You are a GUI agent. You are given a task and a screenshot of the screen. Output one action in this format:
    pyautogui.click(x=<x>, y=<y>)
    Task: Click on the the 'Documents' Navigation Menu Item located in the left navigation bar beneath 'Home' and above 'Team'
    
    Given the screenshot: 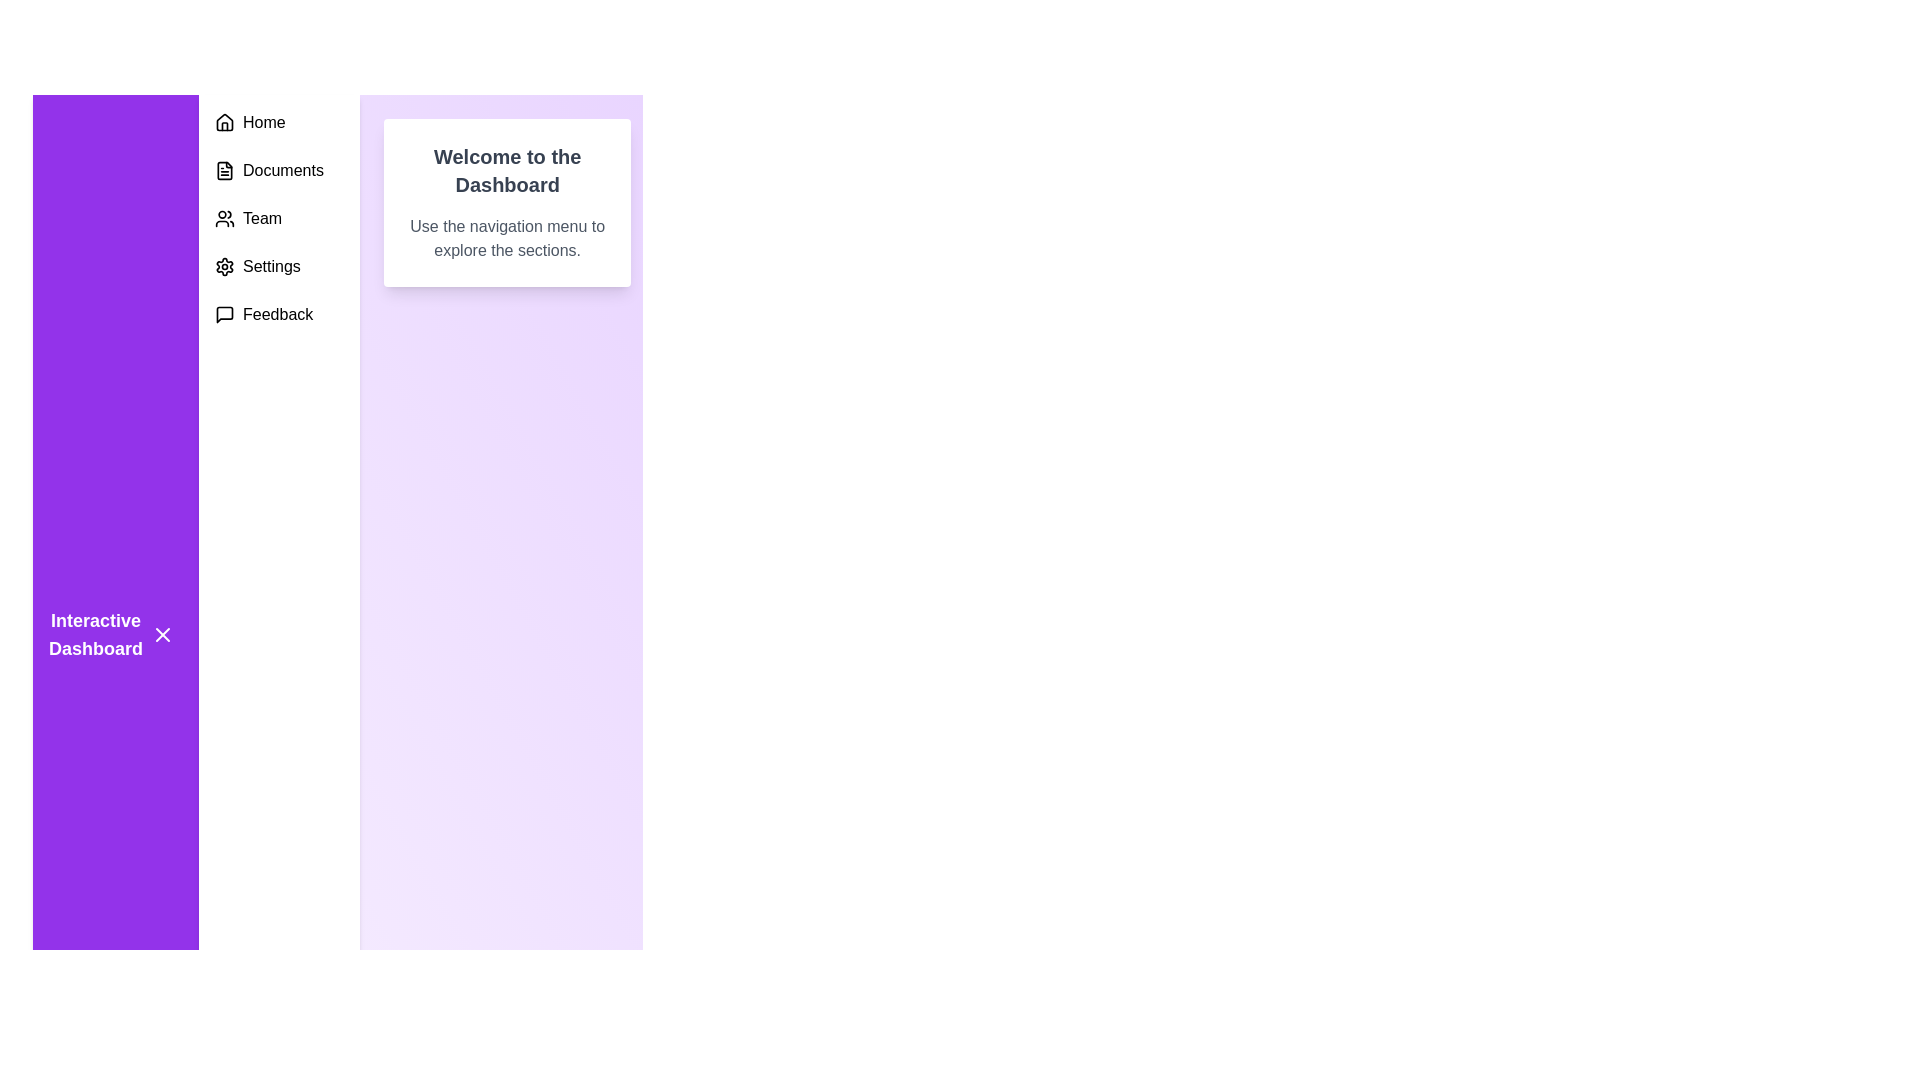 What is the action you would take?
    pyautogui.click(x=278, y=169)
    